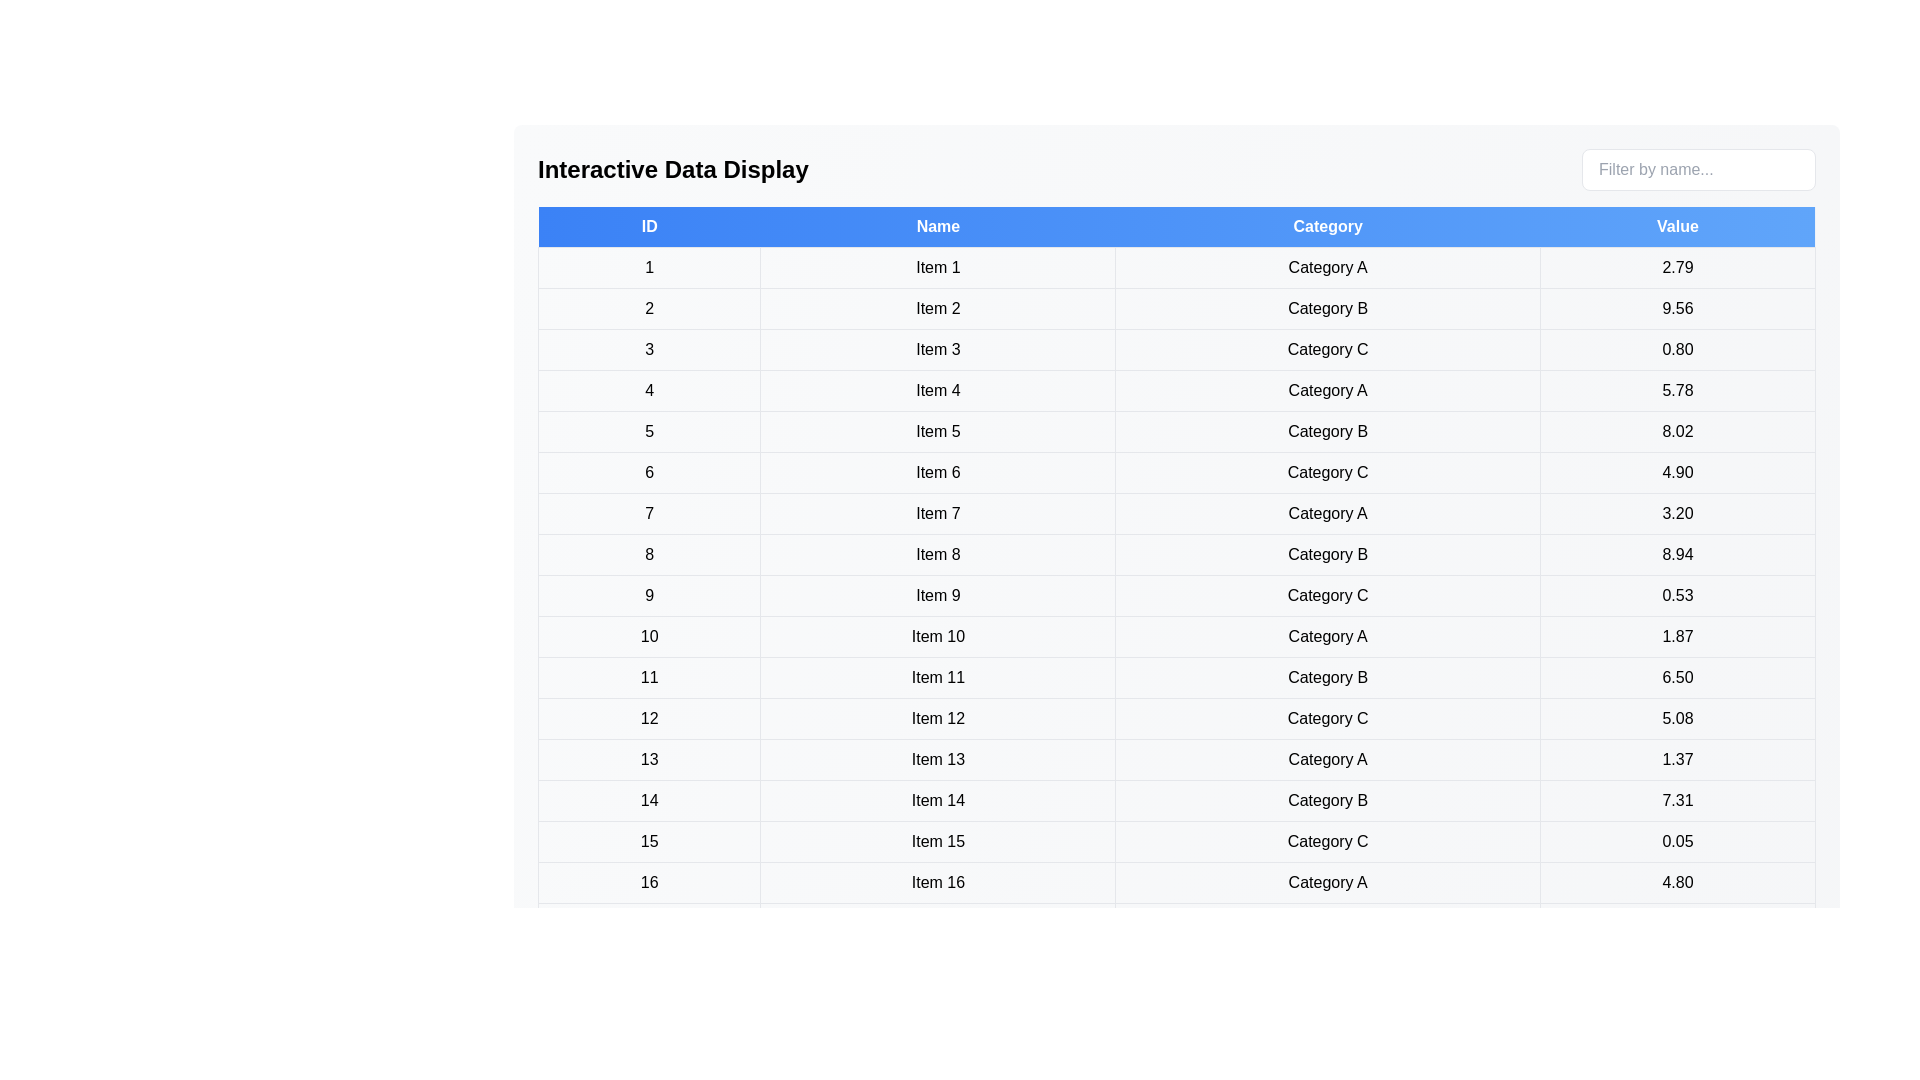  What do you see at coordinates (1698, 168) in the screenshot?
I see `the text input field and type a filter string` at bounding box center [1698, 168].